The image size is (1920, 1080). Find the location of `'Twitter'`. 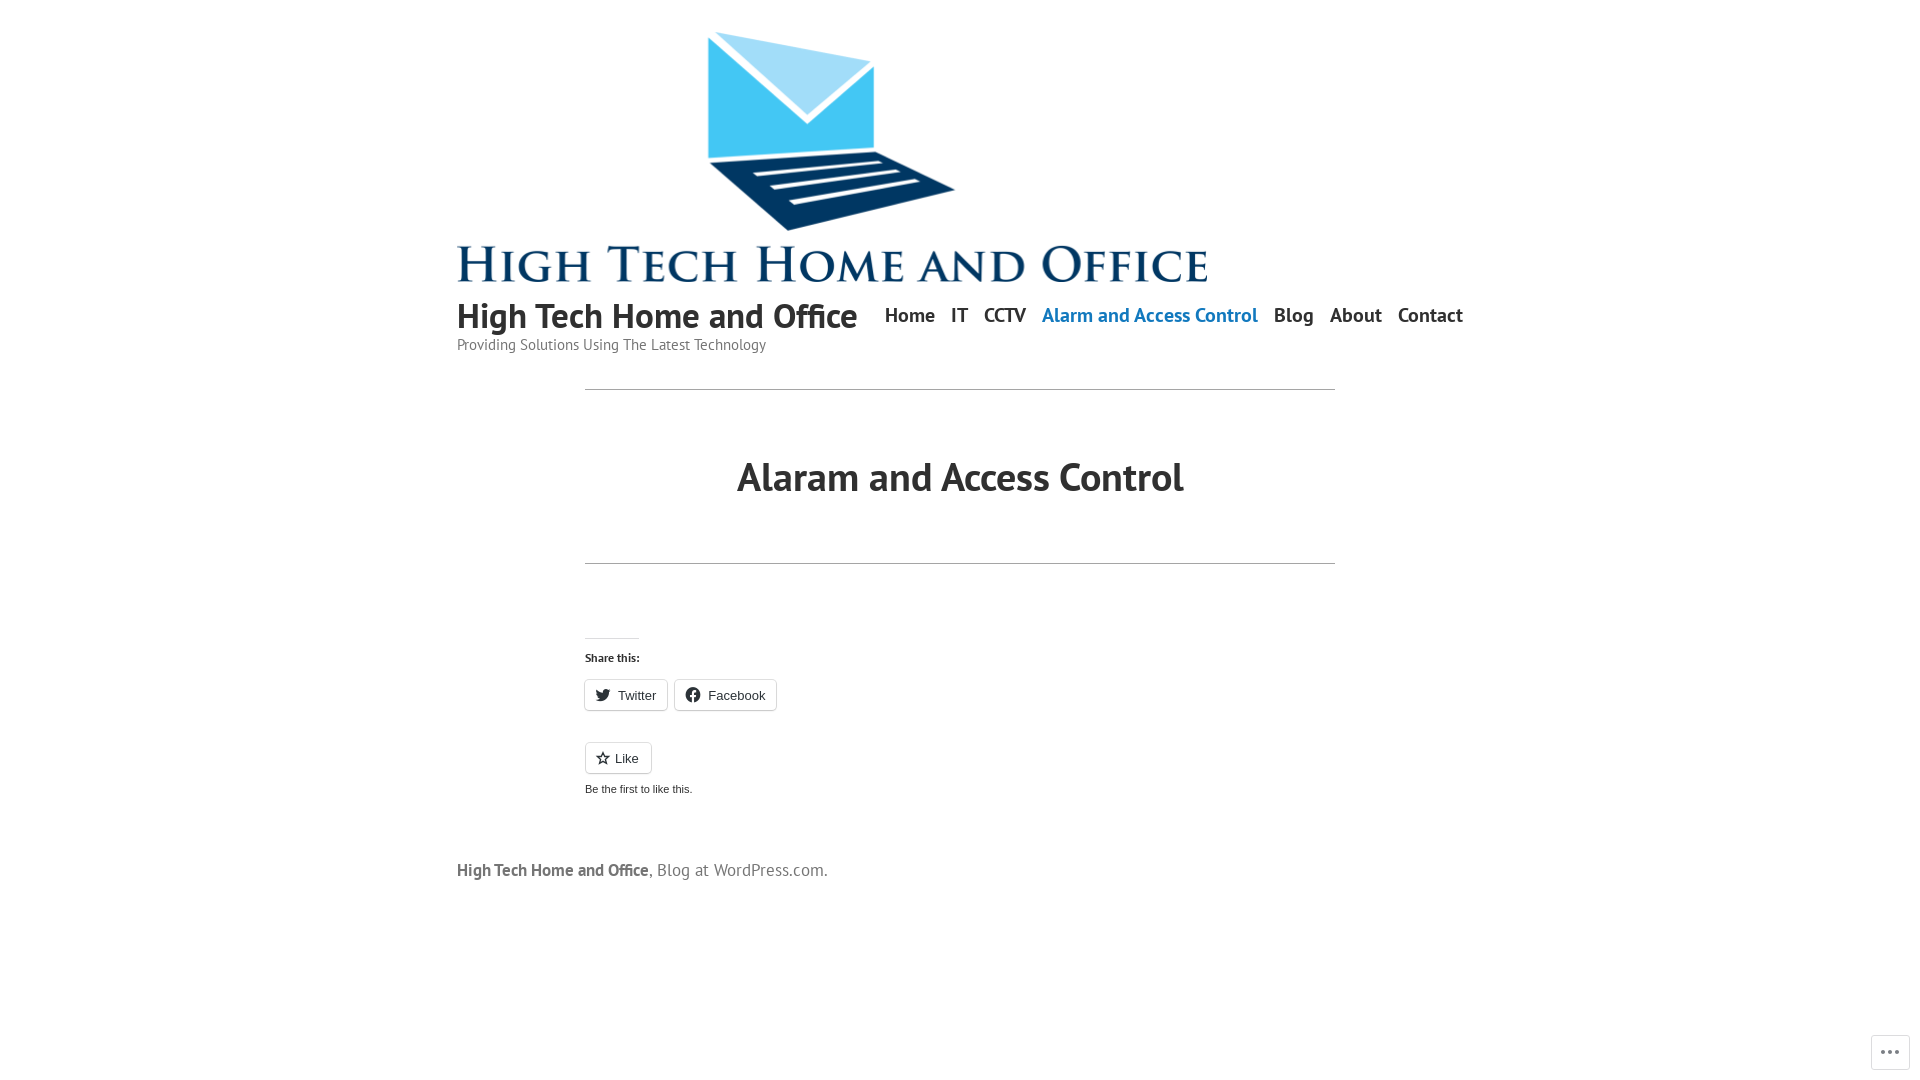

'Twitter' is located at coordinates (624, 693).